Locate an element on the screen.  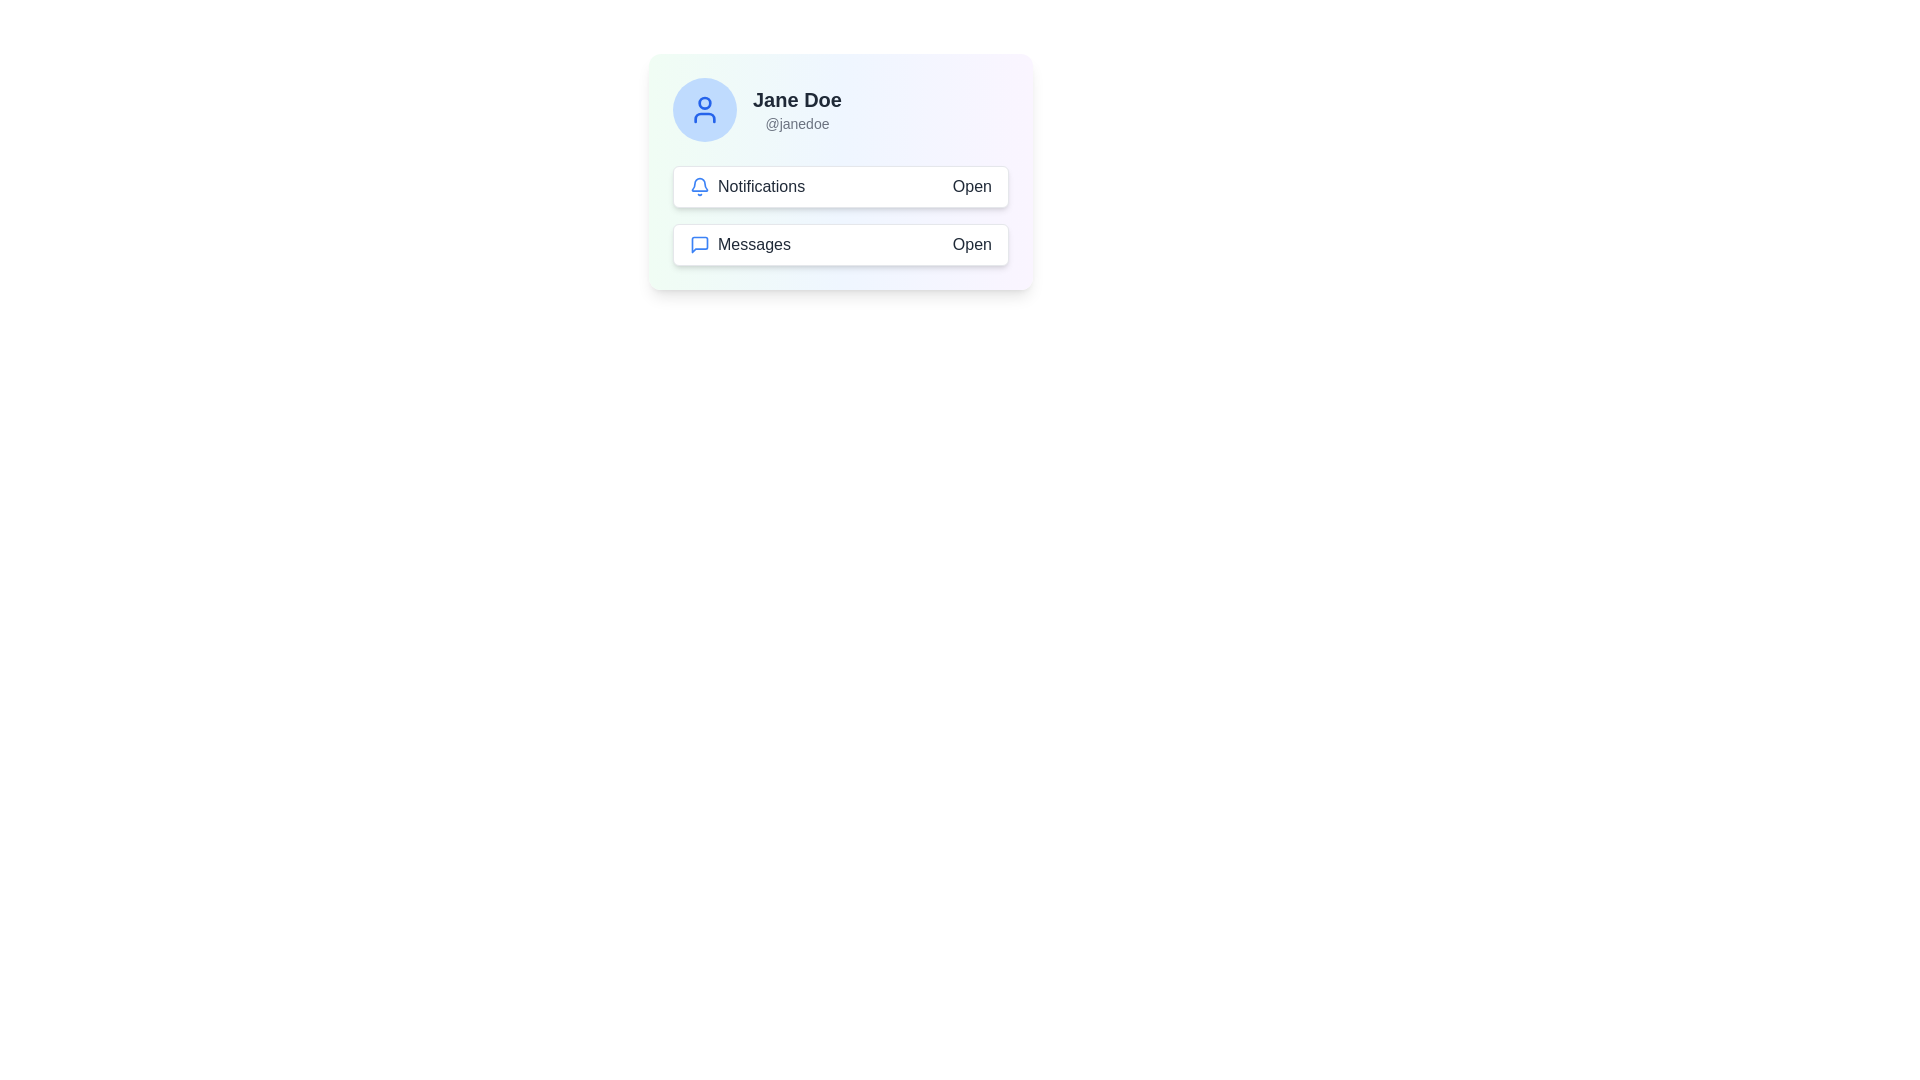
the blue bell-shaped icon located to the left of the text 'Notifications' is located at coordinates (700, 186).